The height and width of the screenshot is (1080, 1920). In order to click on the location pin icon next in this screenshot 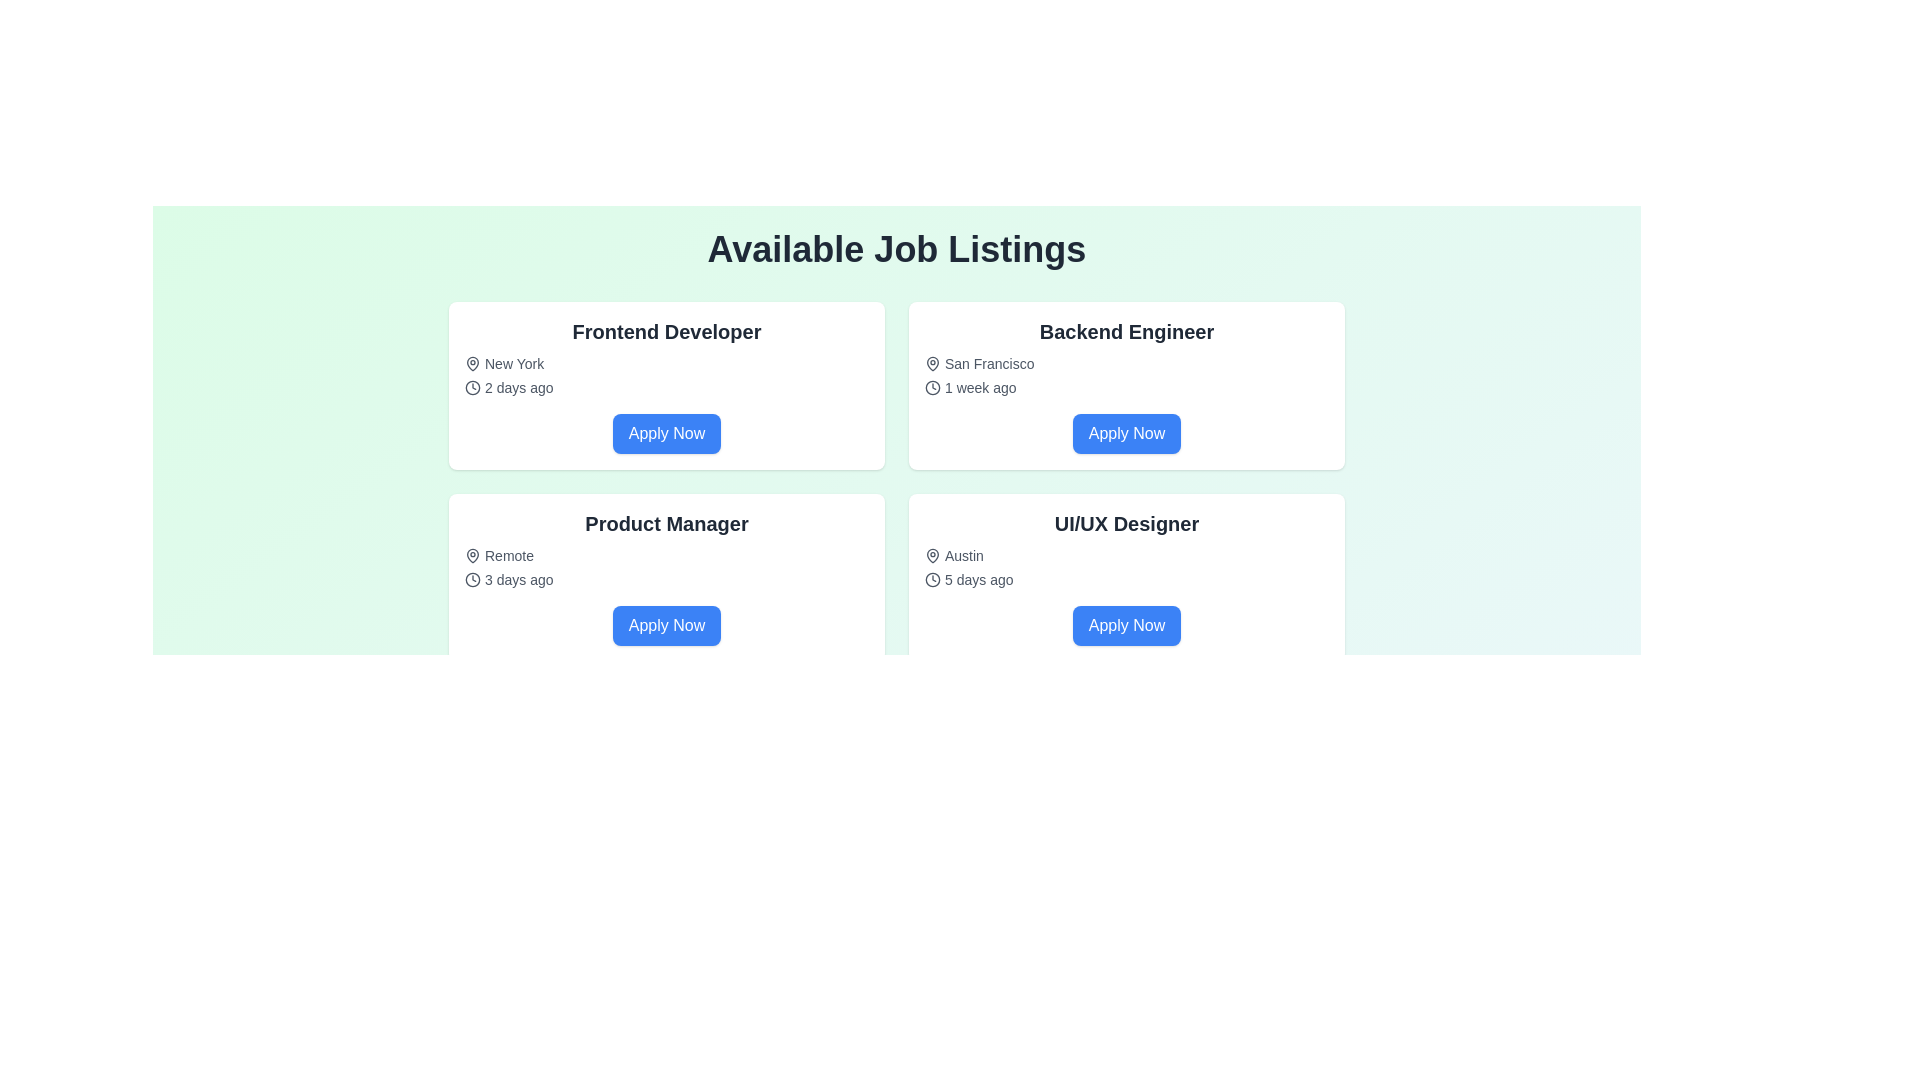, I will do `click(931, 363)`.